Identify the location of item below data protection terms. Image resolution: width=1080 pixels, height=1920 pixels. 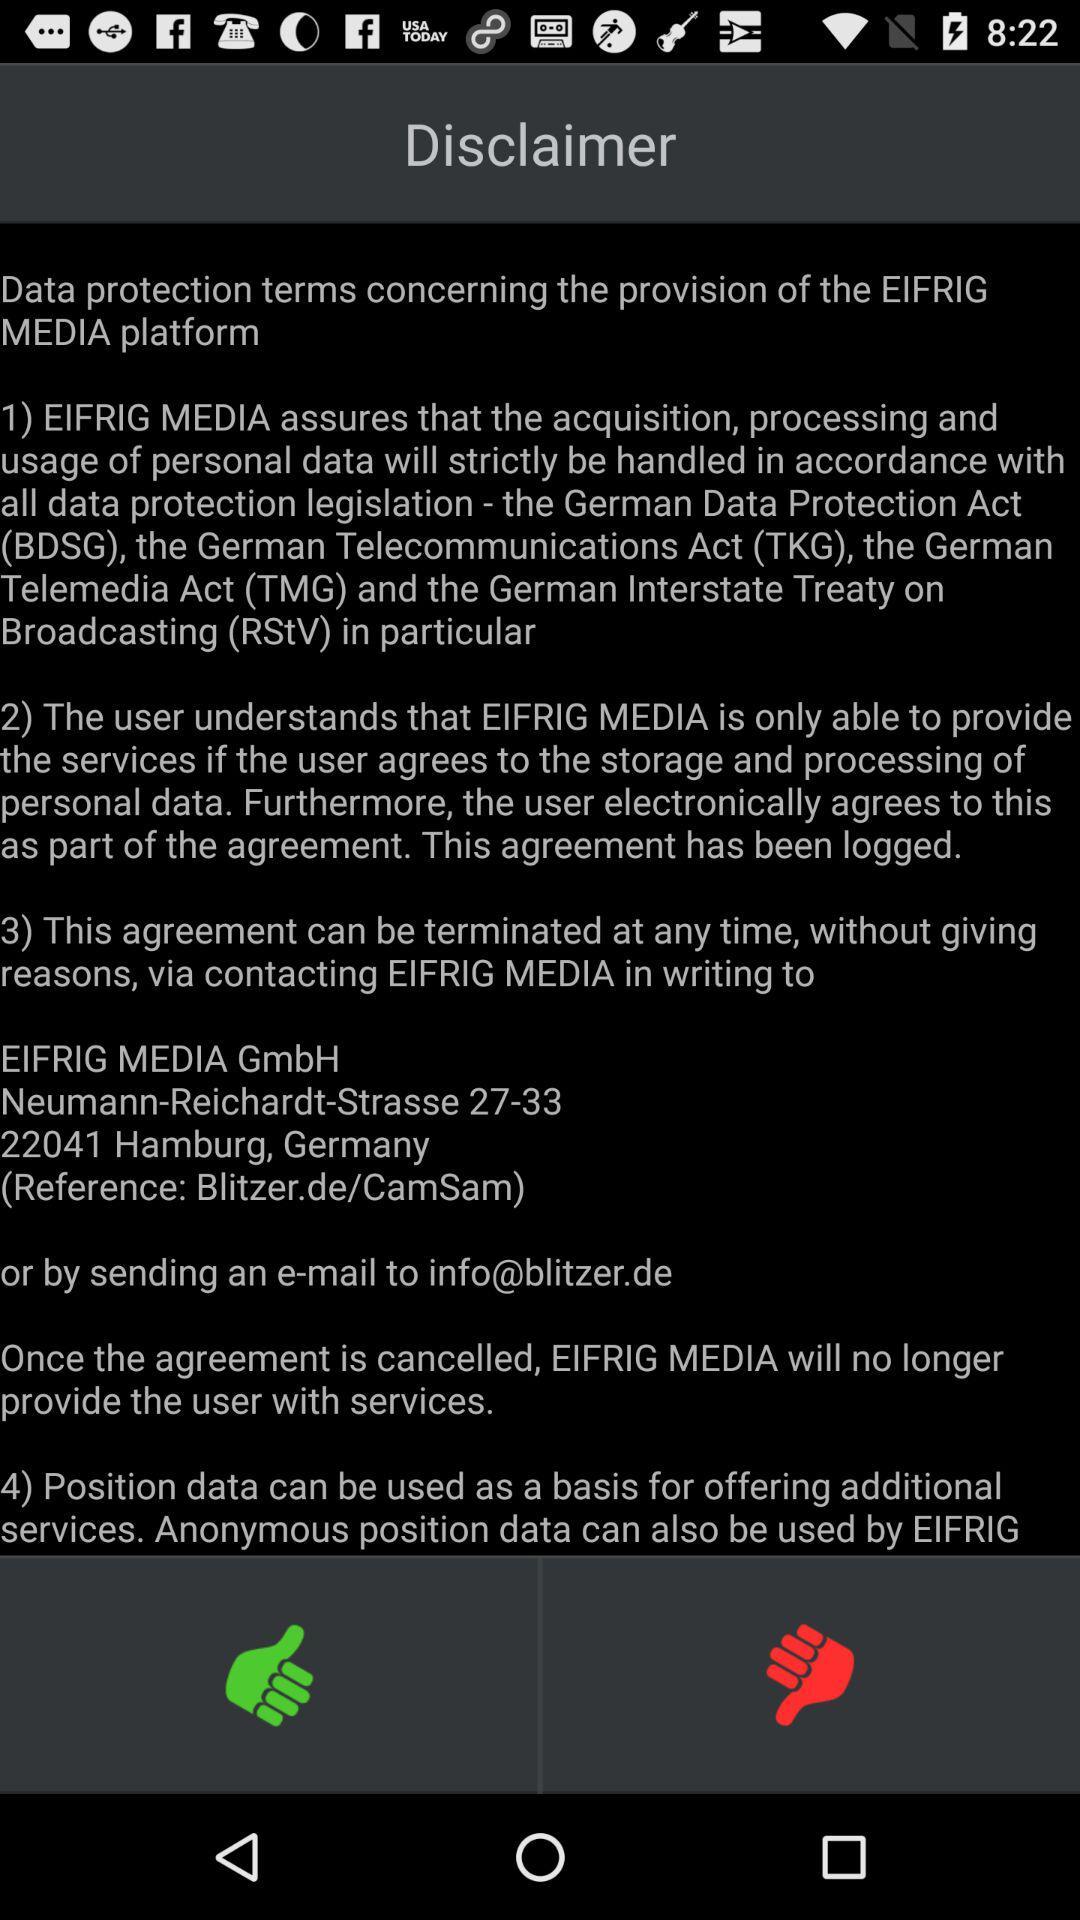
(810, 1674).